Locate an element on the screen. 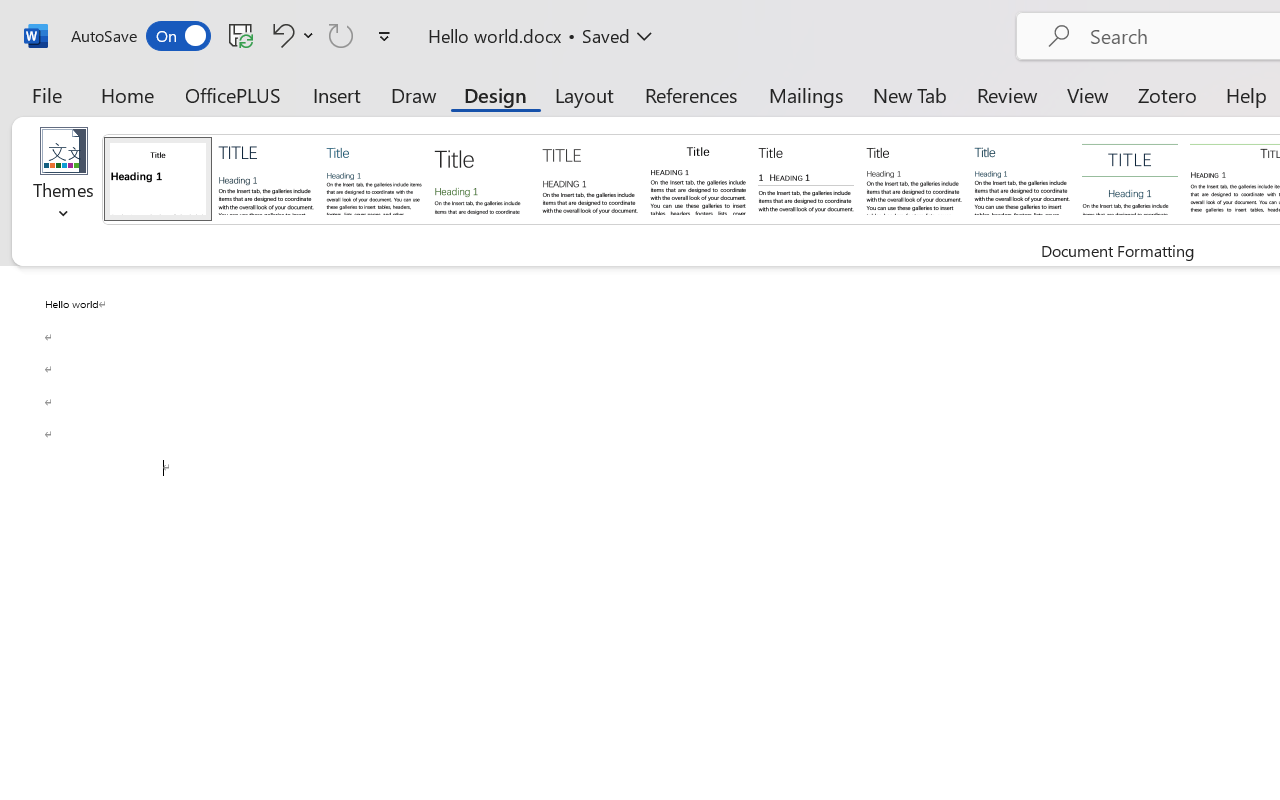  'Centered' is located at coordinates (1130, 177).